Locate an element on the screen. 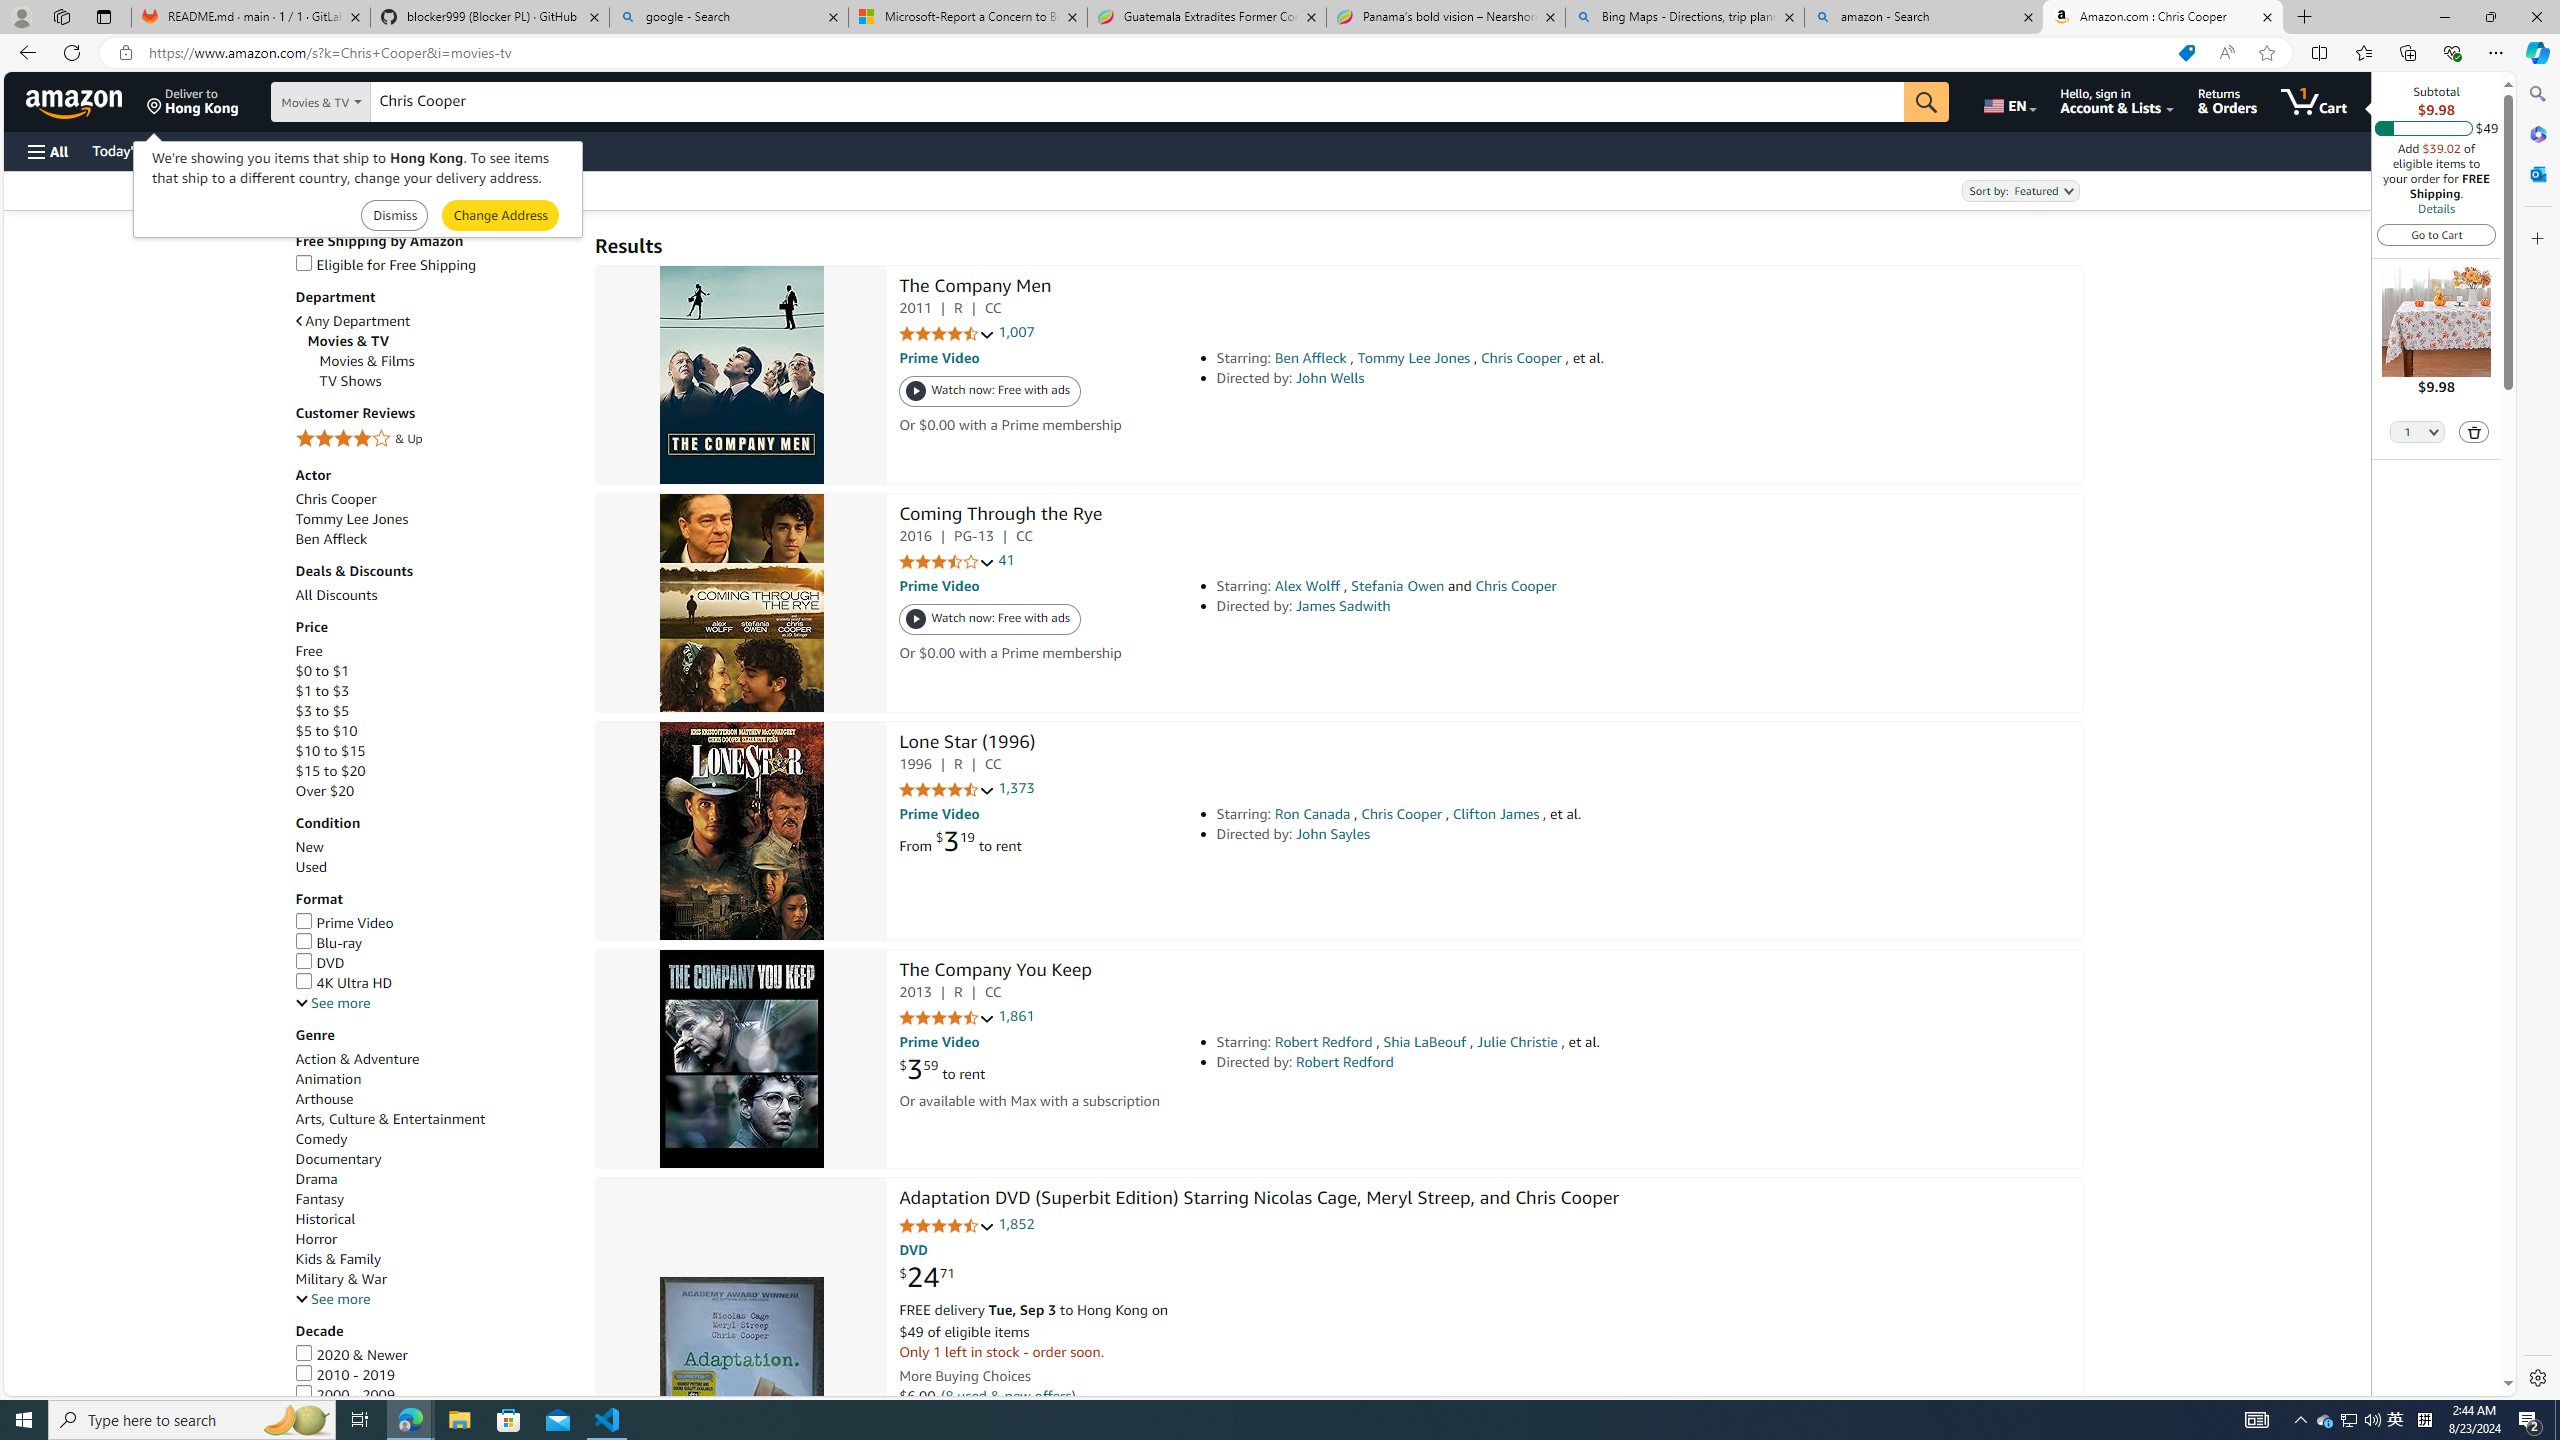 Image resolution: width=2560 pixels, height=1440 pixels. 'Military & War' is located at coordinates (339, 1279).